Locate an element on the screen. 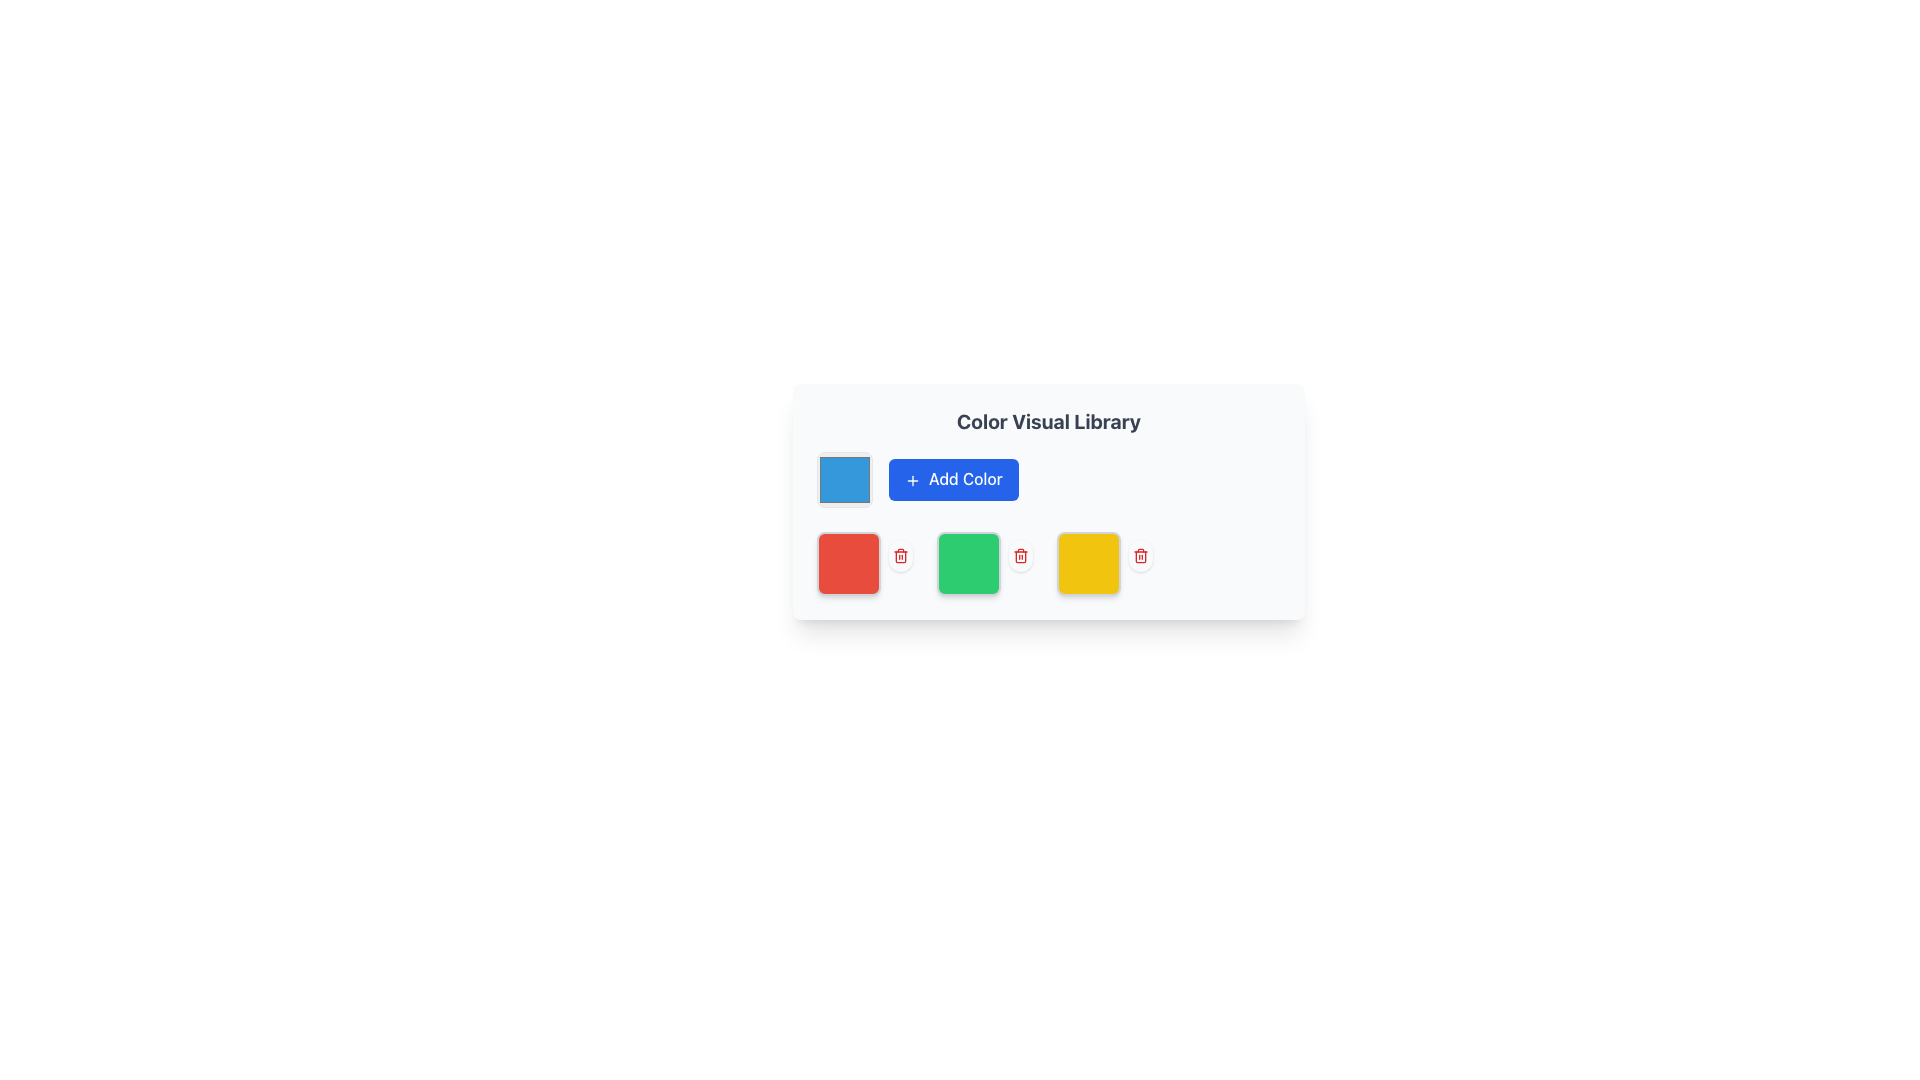 This screenshot has height=1080, width=1920. the delete icon located in the top-right corner of the green square in the second row of the UI is located at coordinates (1021, 555).